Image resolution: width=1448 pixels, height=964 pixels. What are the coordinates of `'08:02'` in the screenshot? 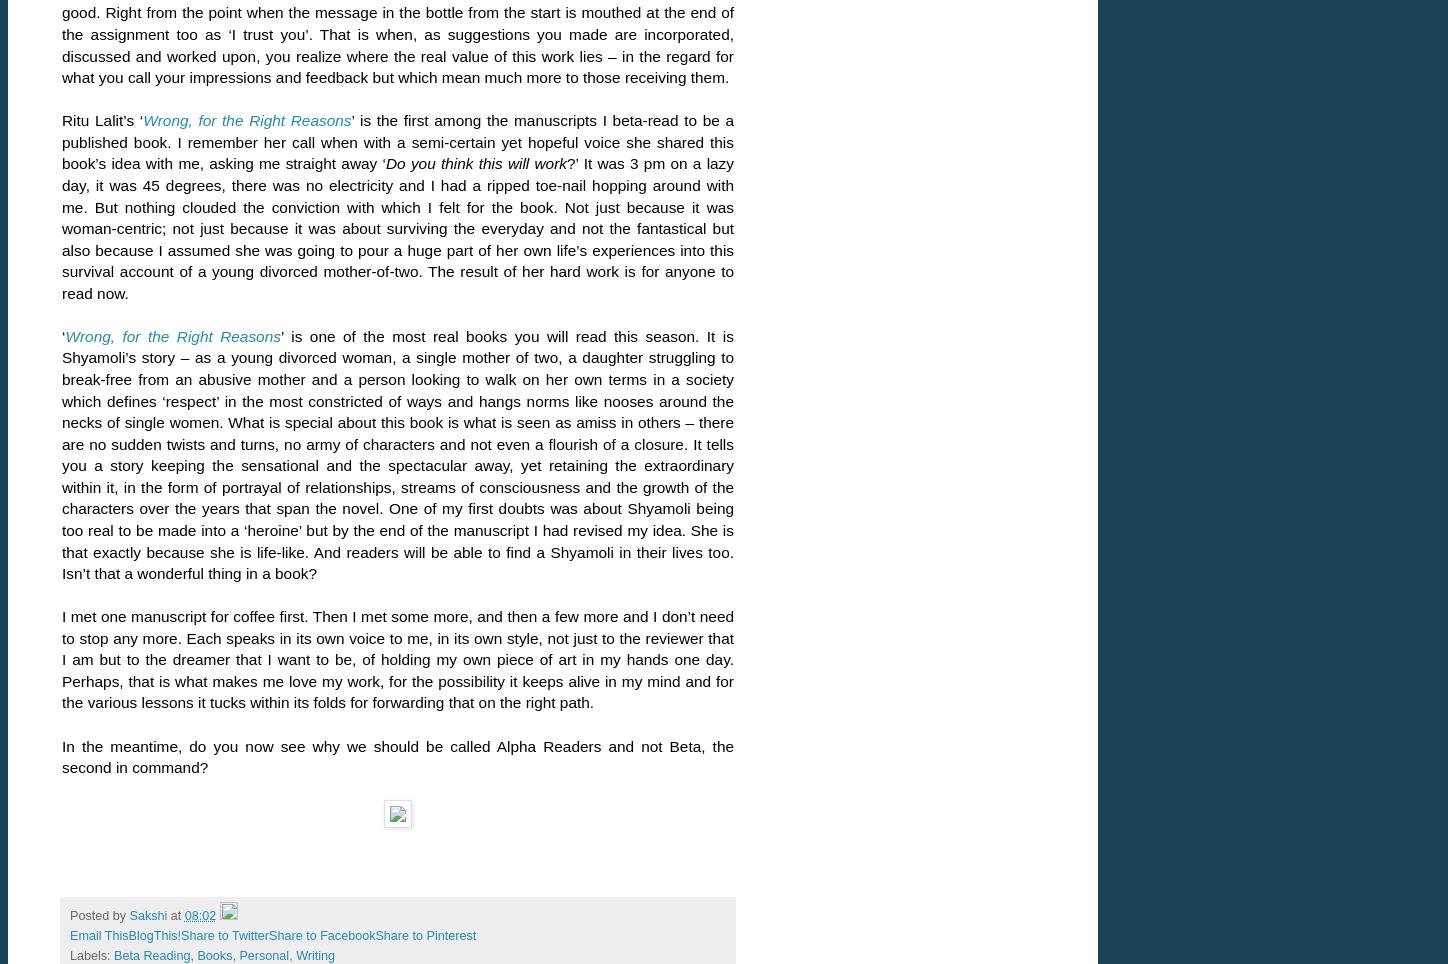 It's located at (199, 914).